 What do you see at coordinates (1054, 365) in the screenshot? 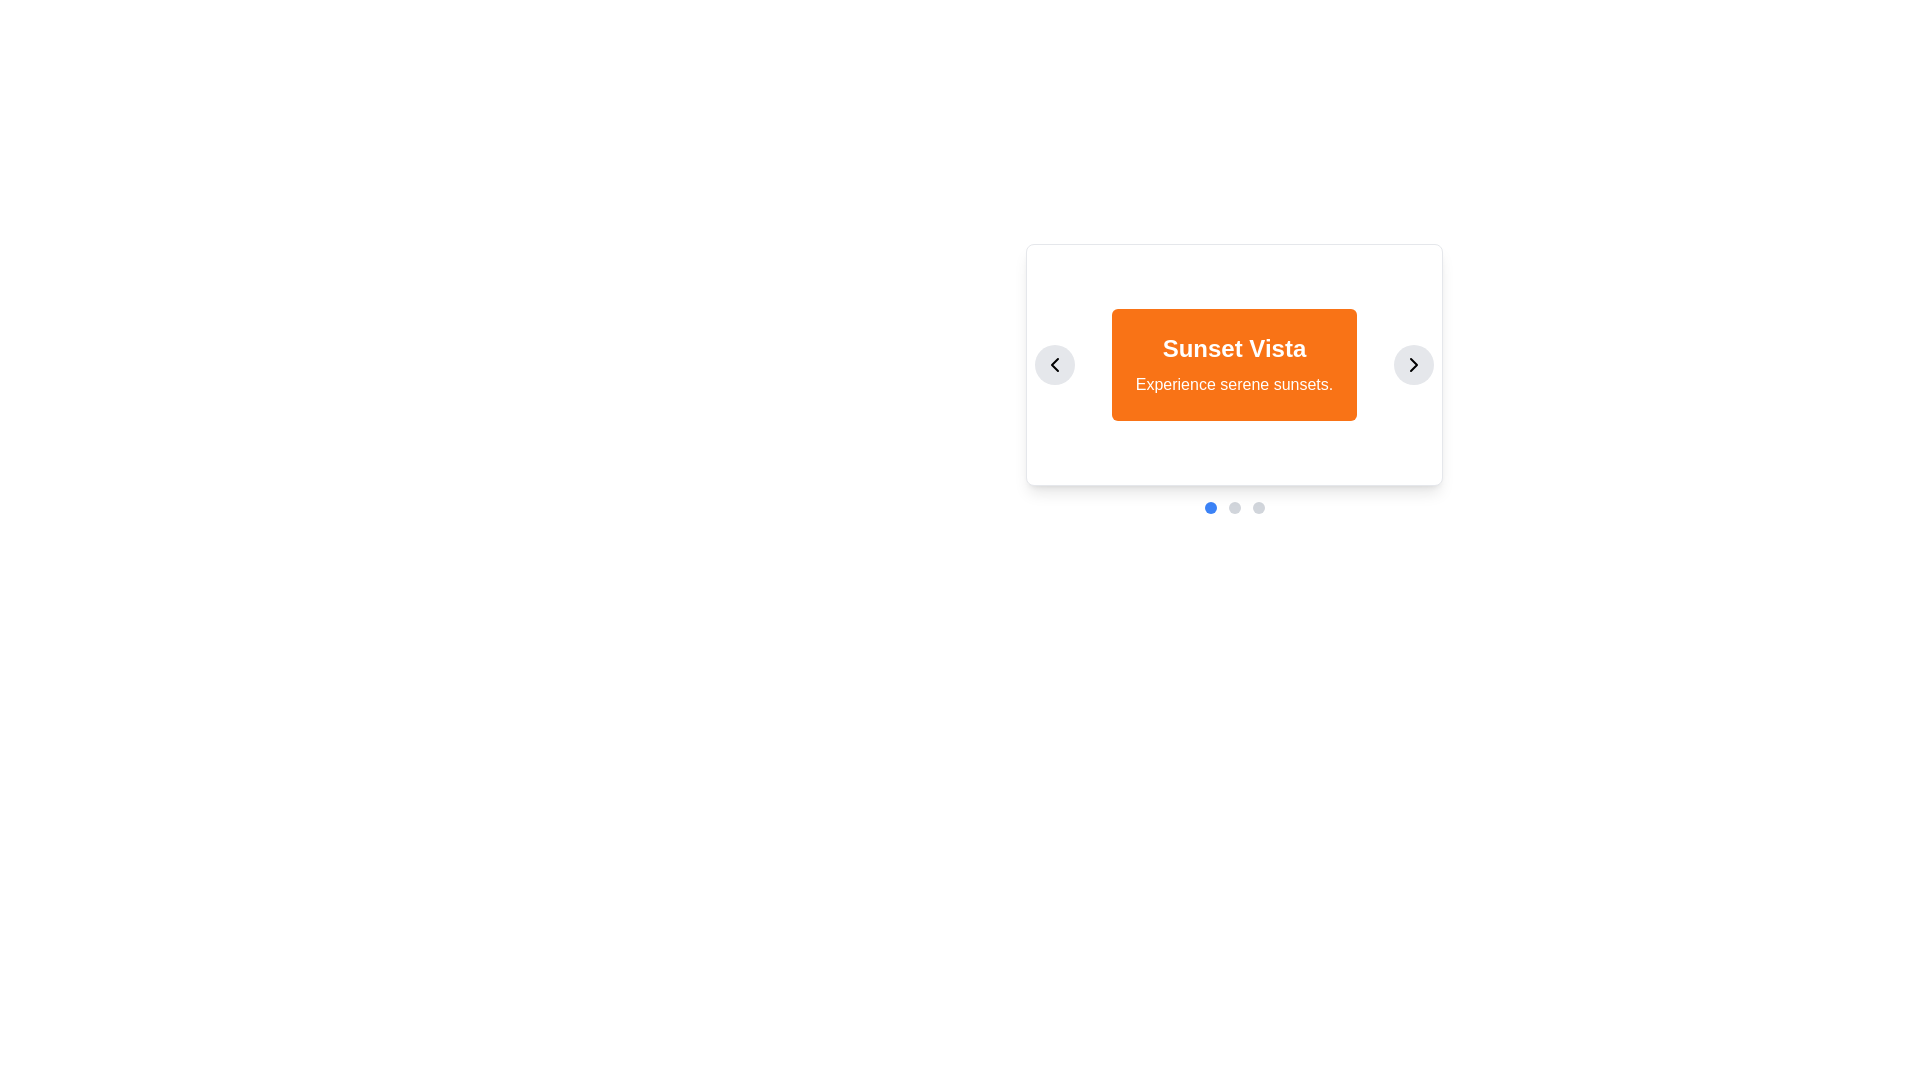
I see `the leftward-pointing chevron SVG icon located adjacent to the orange button labeled 'Sunset Vista'` at bounding box center [1054, 365].